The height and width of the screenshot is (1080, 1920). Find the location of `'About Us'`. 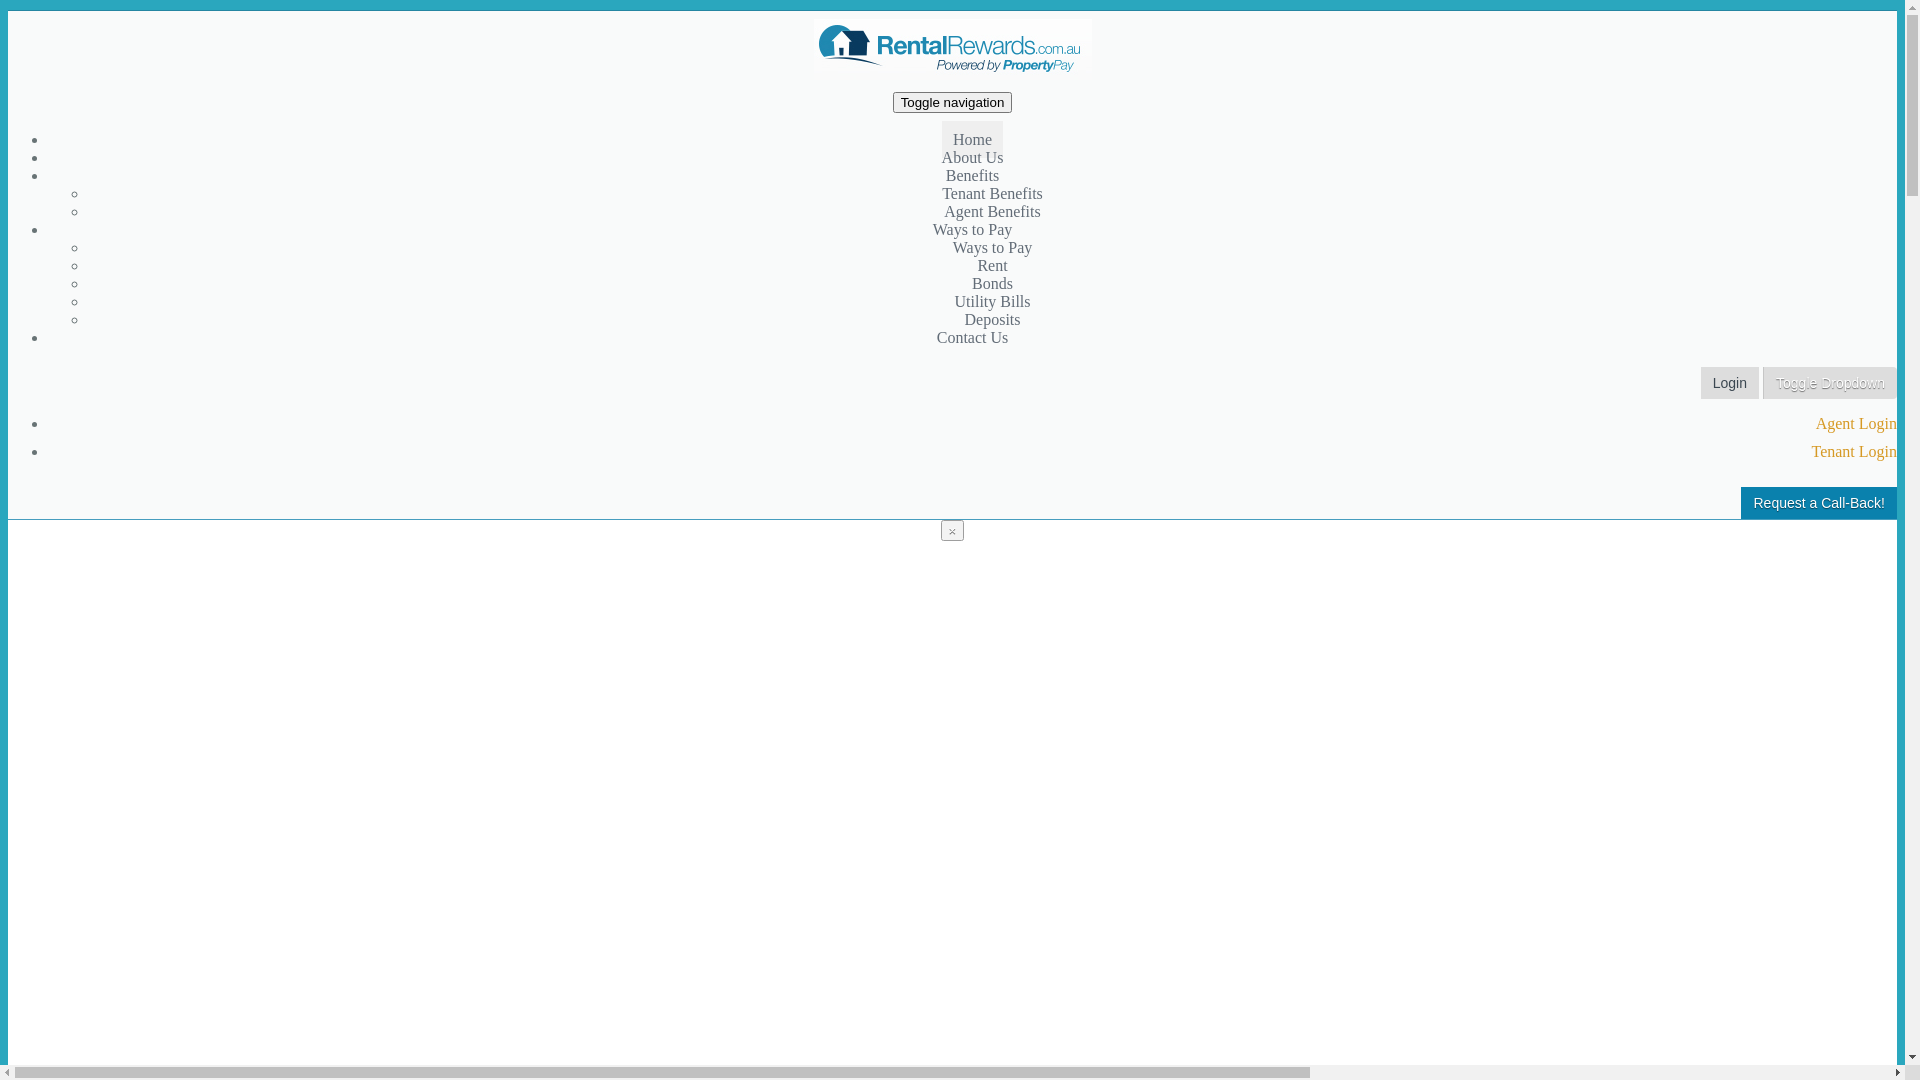

'About Us' is located at coordinates (973, 156).